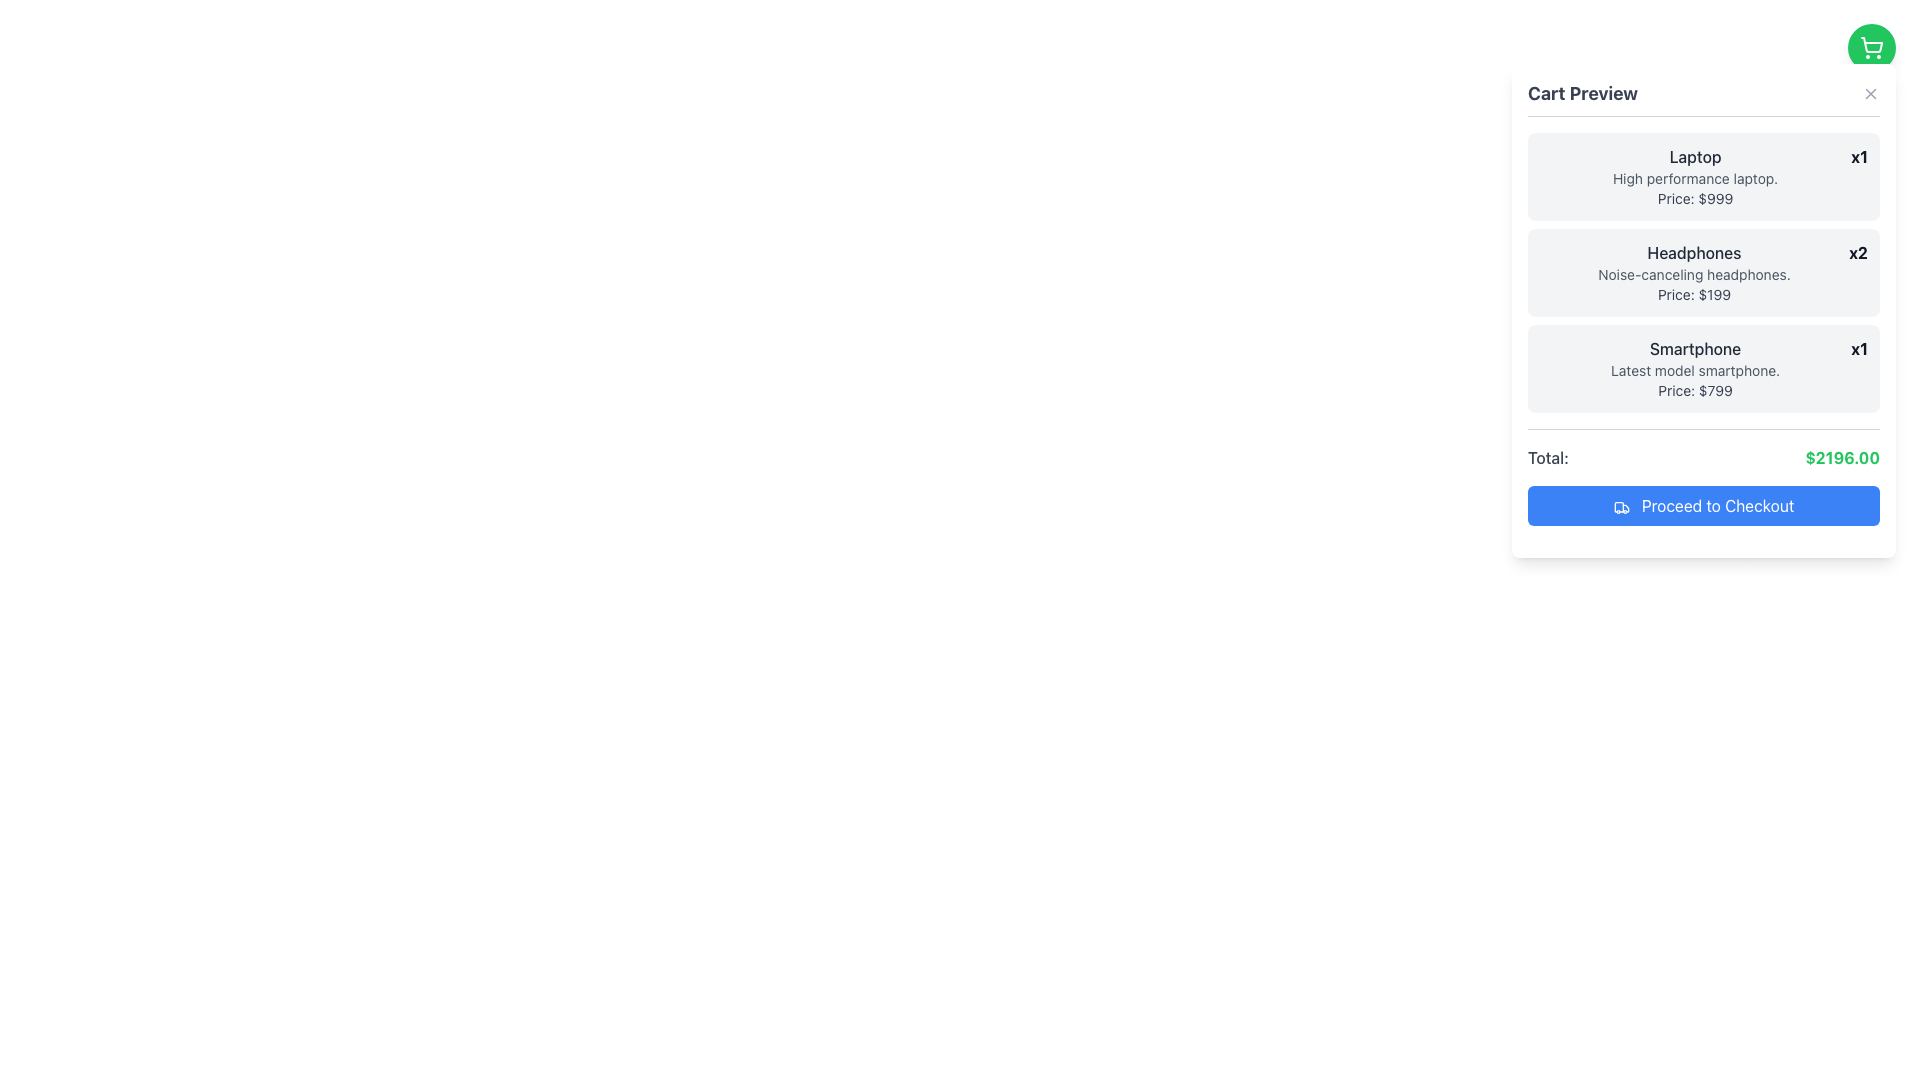  What do you see at coordinates (1694, 177) in the screenshot?
I see `the text label that reads 'High performance laptop.', which is styled in light gray and positioned beneath the title 'Laptop' in the cart preview section` at bounding box center [1694, 177].